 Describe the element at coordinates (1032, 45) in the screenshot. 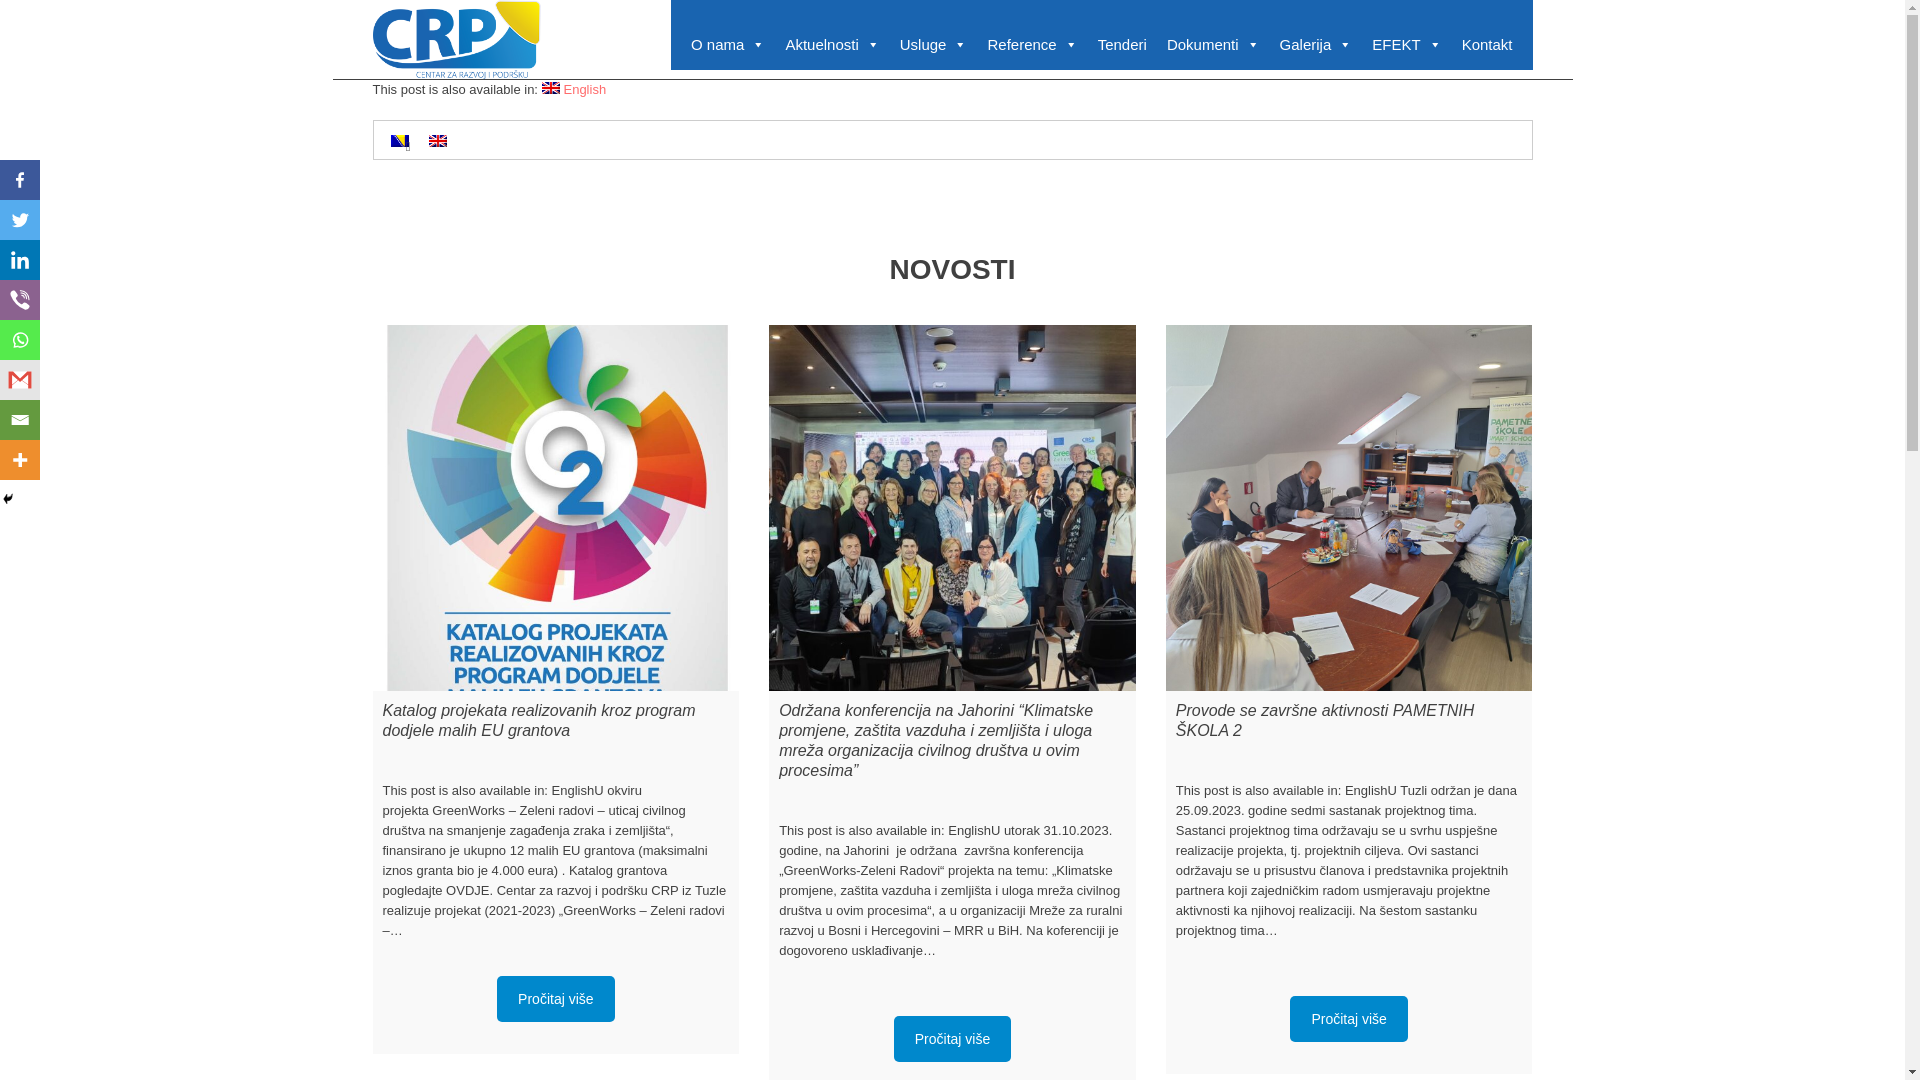

I see `'Reference'` at that location.